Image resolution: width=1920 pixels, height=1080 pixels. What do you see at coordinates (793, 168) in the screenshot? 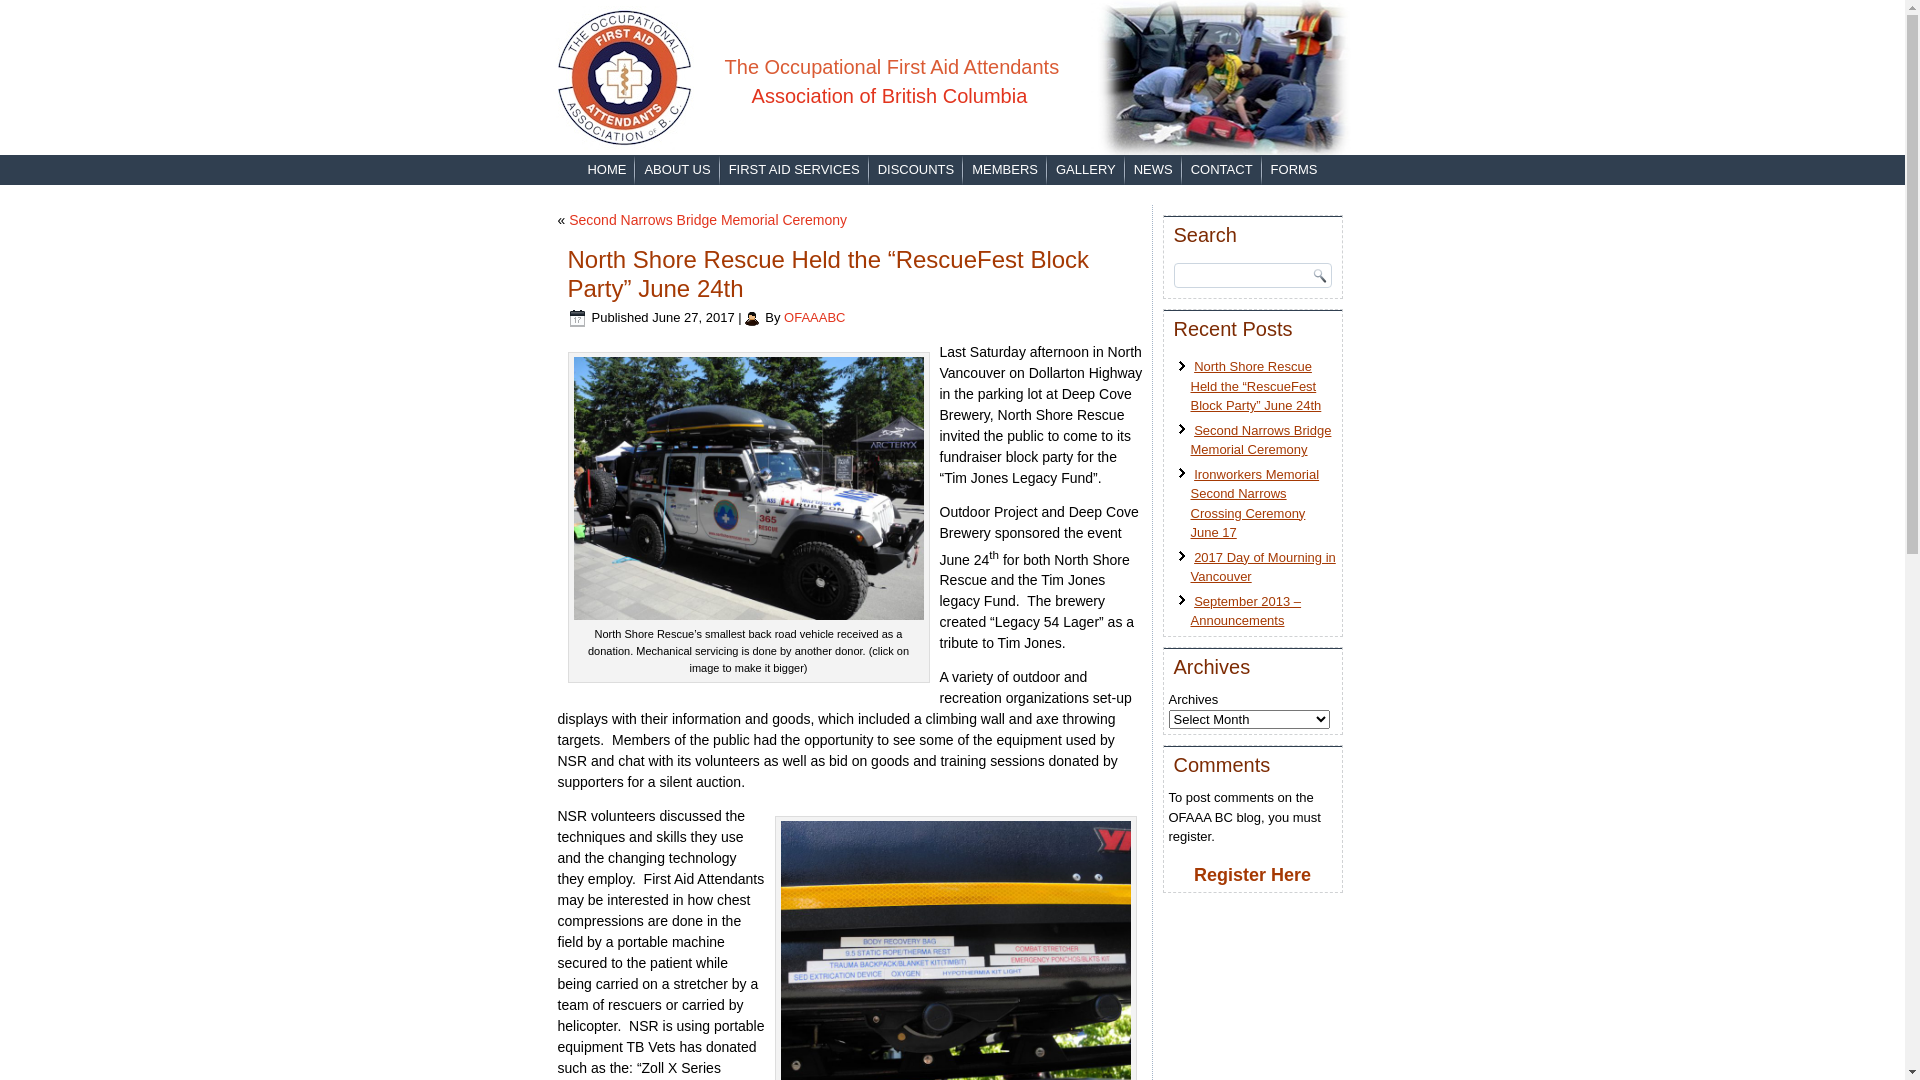
I see `'FIRST AID SERVICES'` at bounding box center [793, 168].